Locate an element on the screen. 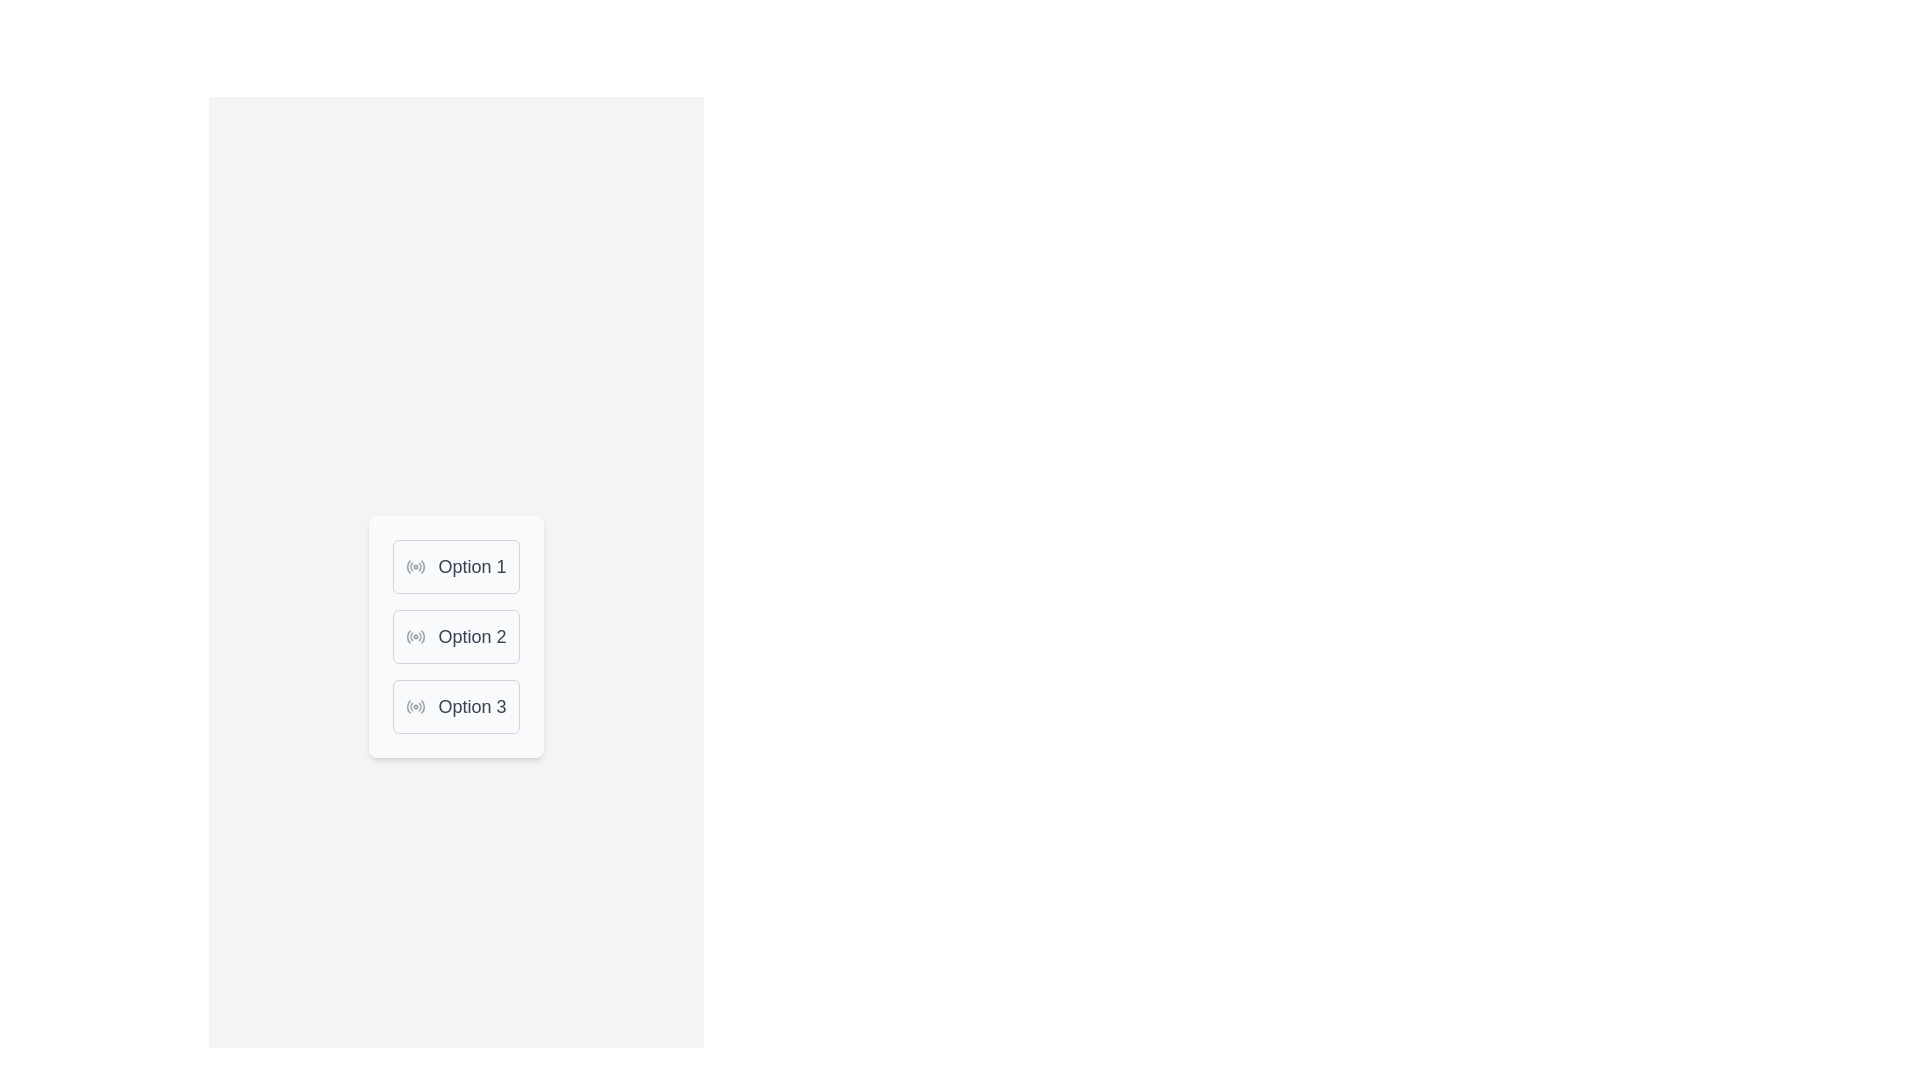  the unselected radio button icon located to the left of 'Option 2' is located at coordinates (415, 636).